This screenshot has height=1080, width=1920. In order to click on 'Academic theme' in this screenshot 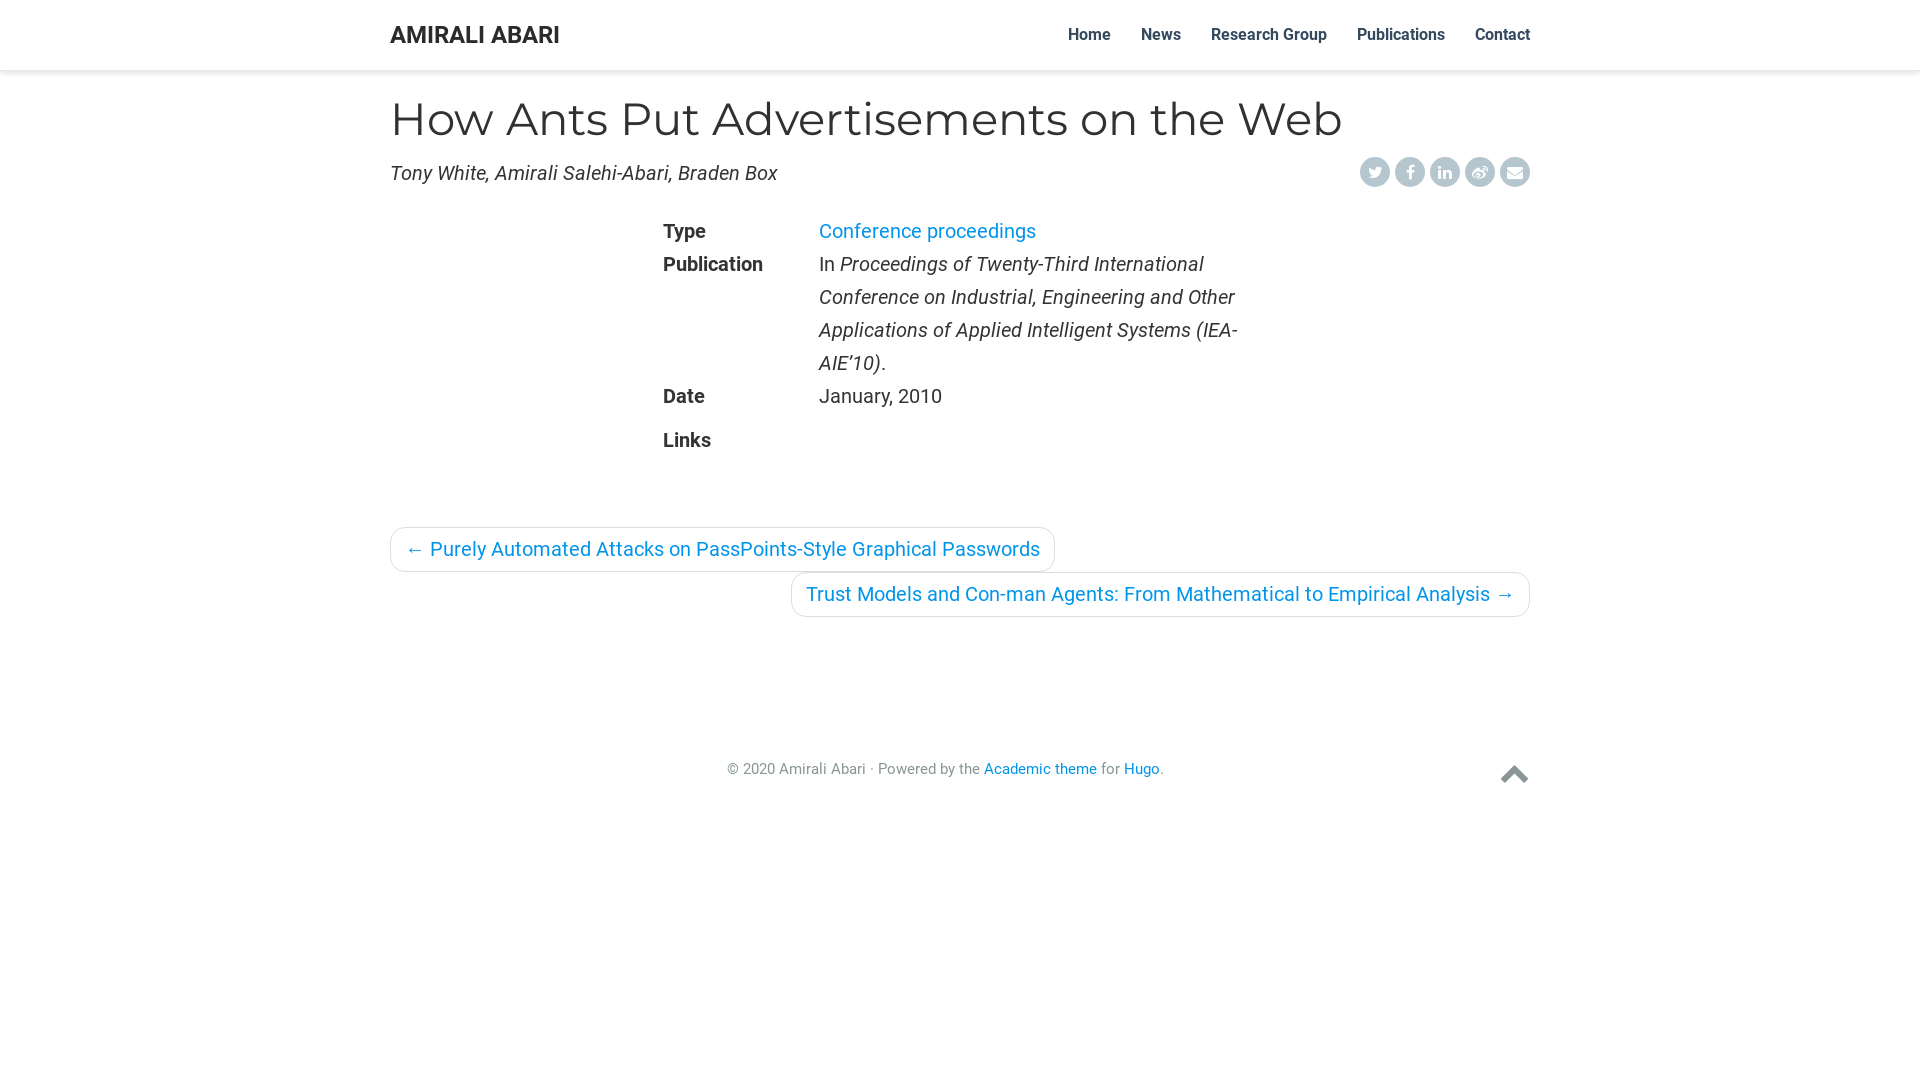, I will do `click(983, 767)`.